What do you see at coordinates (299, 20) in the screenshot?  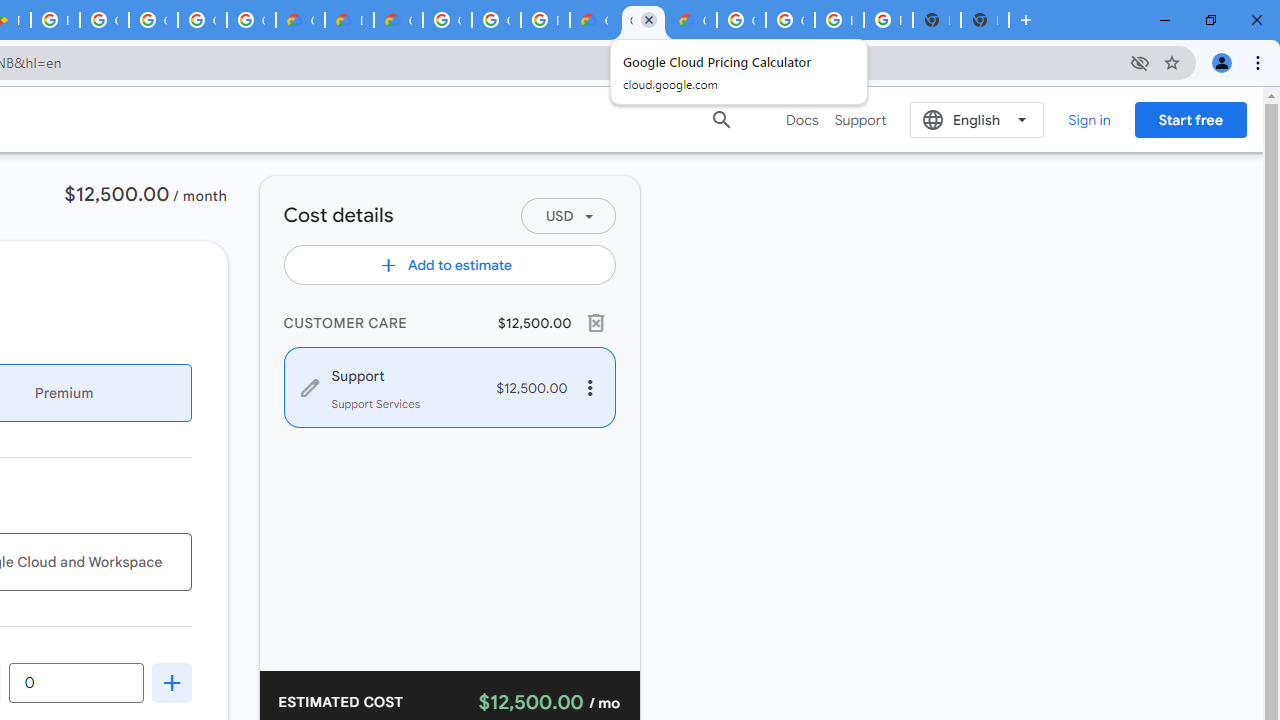 I see `'Customer Care | Google Cloud'` at bounding box center [299, 20].